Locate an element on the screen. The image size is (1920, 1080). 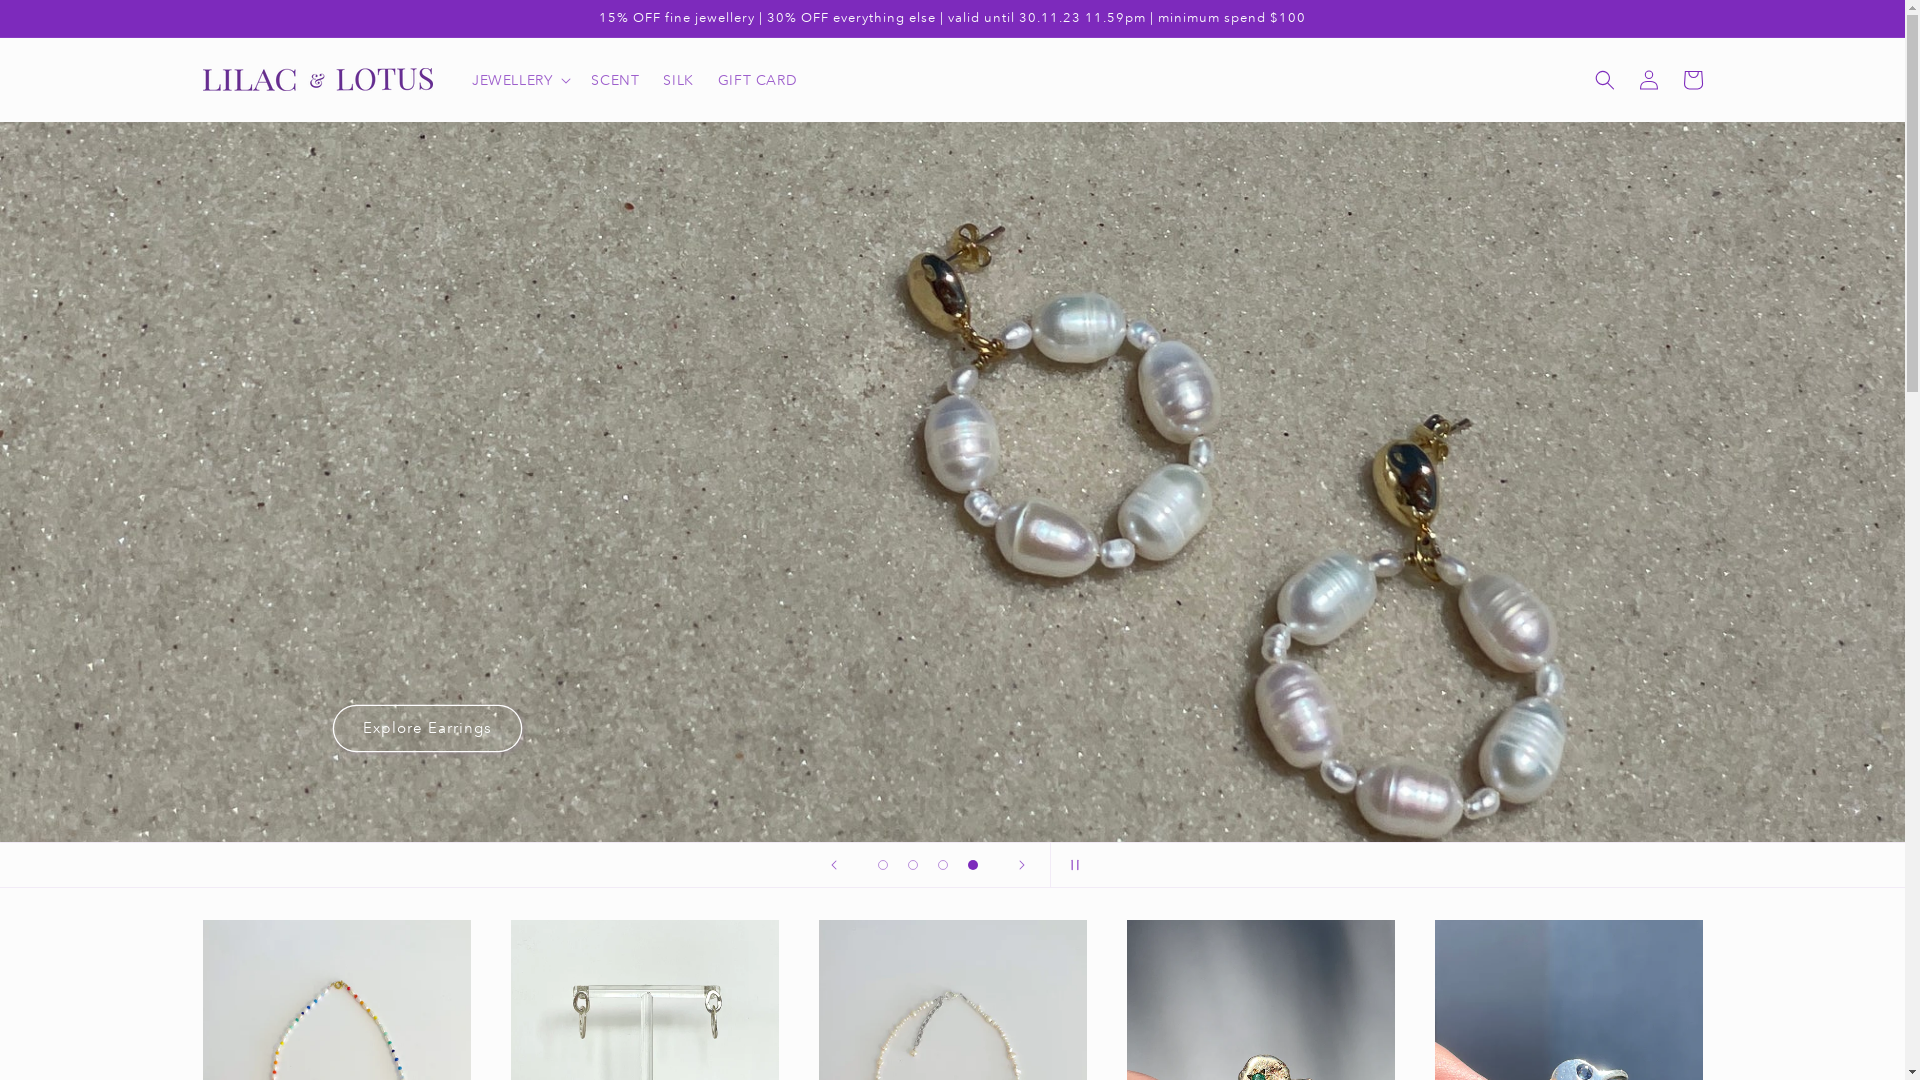
'GIFT CARD' is located at coordinates (756, 79).